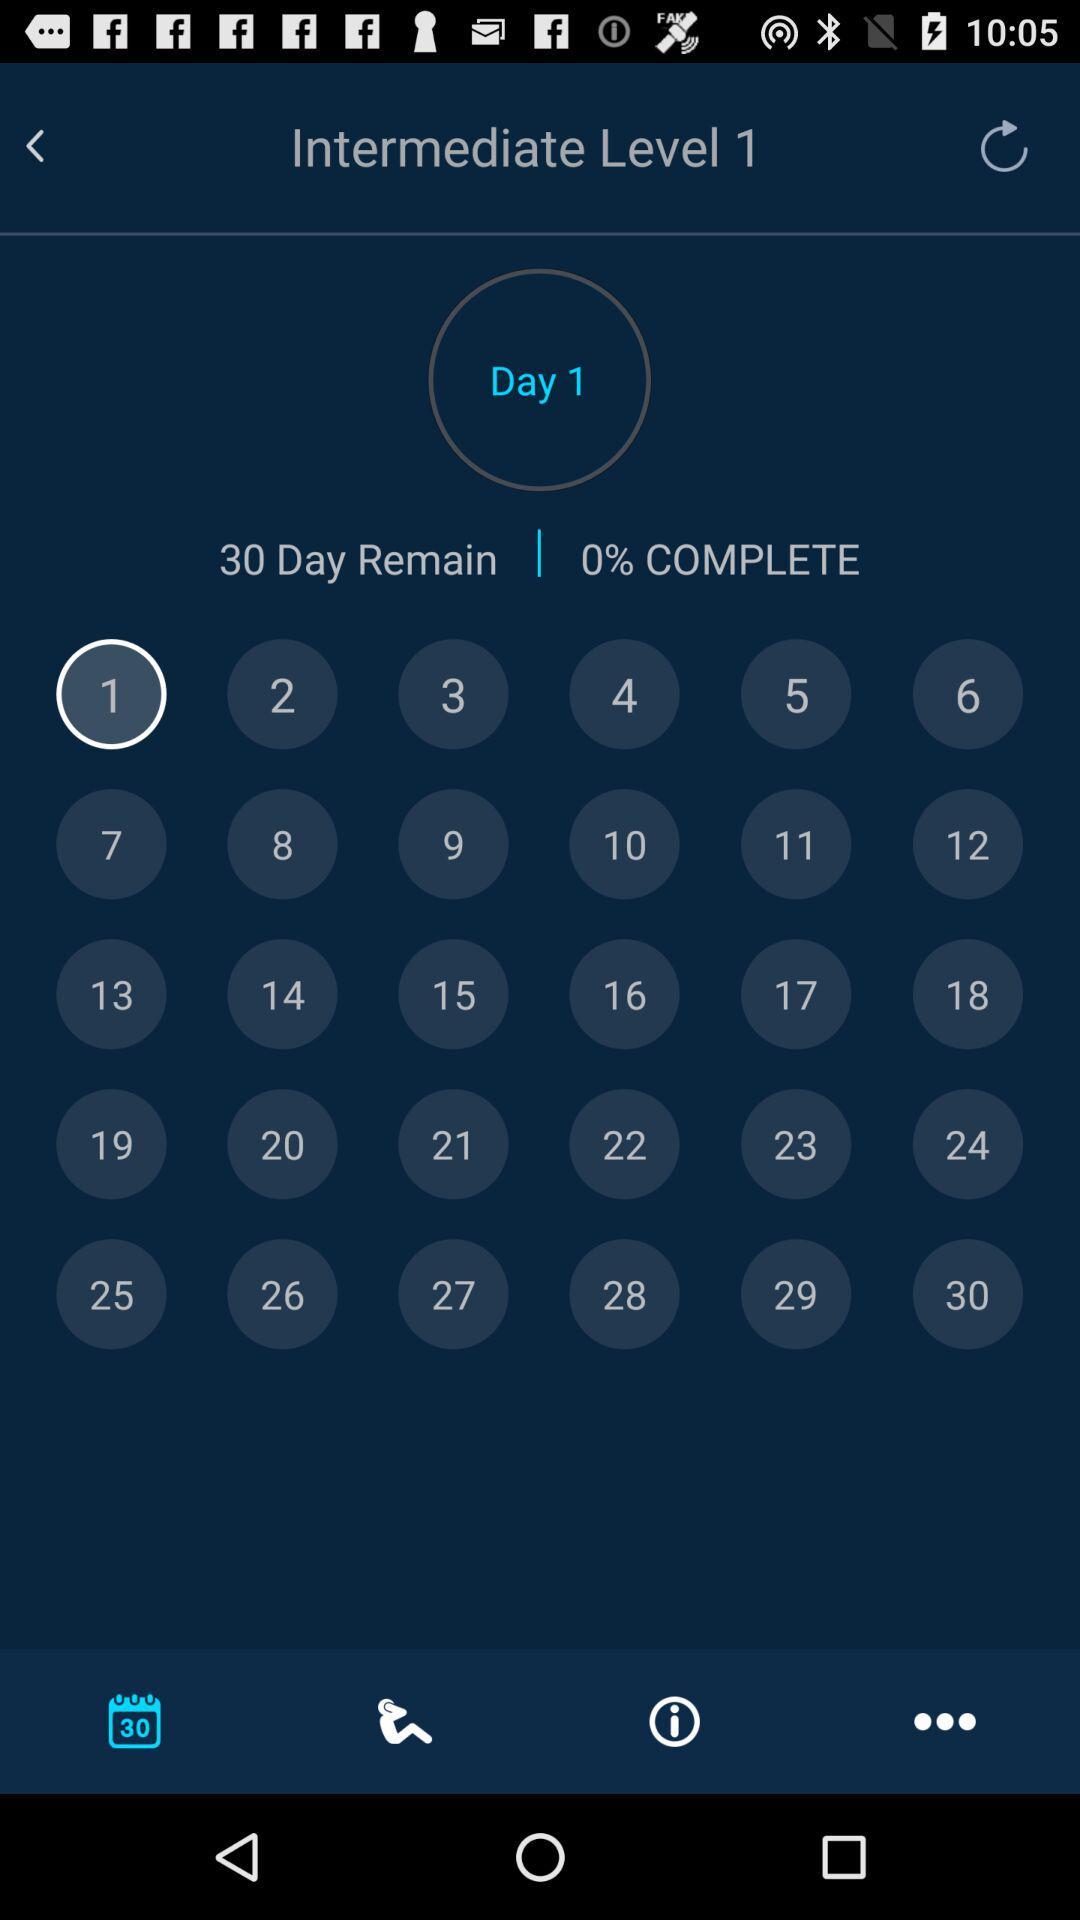 Image resolution: width=1080 pixels, height=1920 pixels. What do you see at coordinates (966, 1144) in the screenshot?
I see `choose day 24` at bounding box center [966, 1144].